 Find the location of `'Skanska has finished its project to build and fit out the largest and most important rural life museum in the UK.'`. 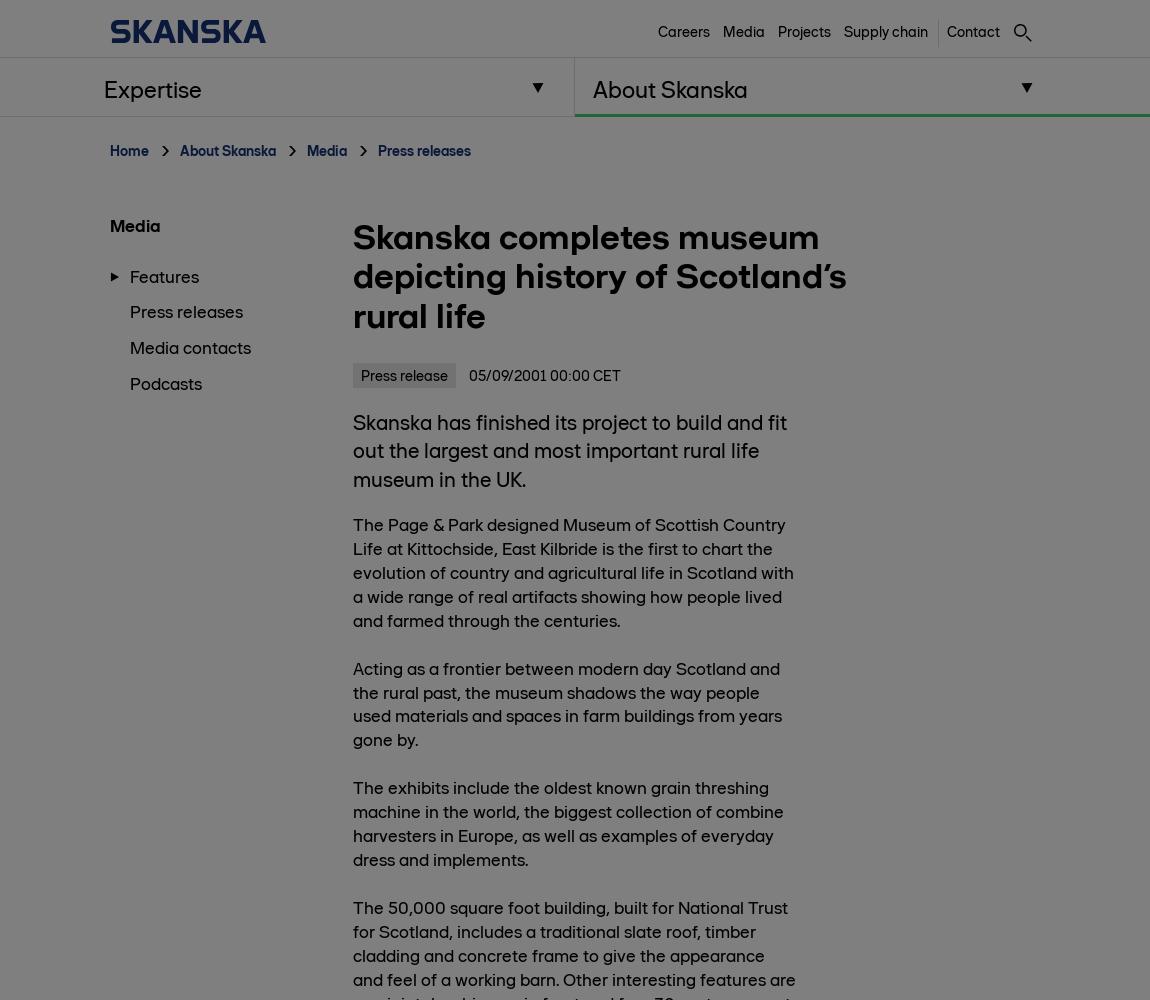

'Skanska has finished its project to build and fit out the largest and most important rural life museum in the UK.' is located at coordinates (569, 449).